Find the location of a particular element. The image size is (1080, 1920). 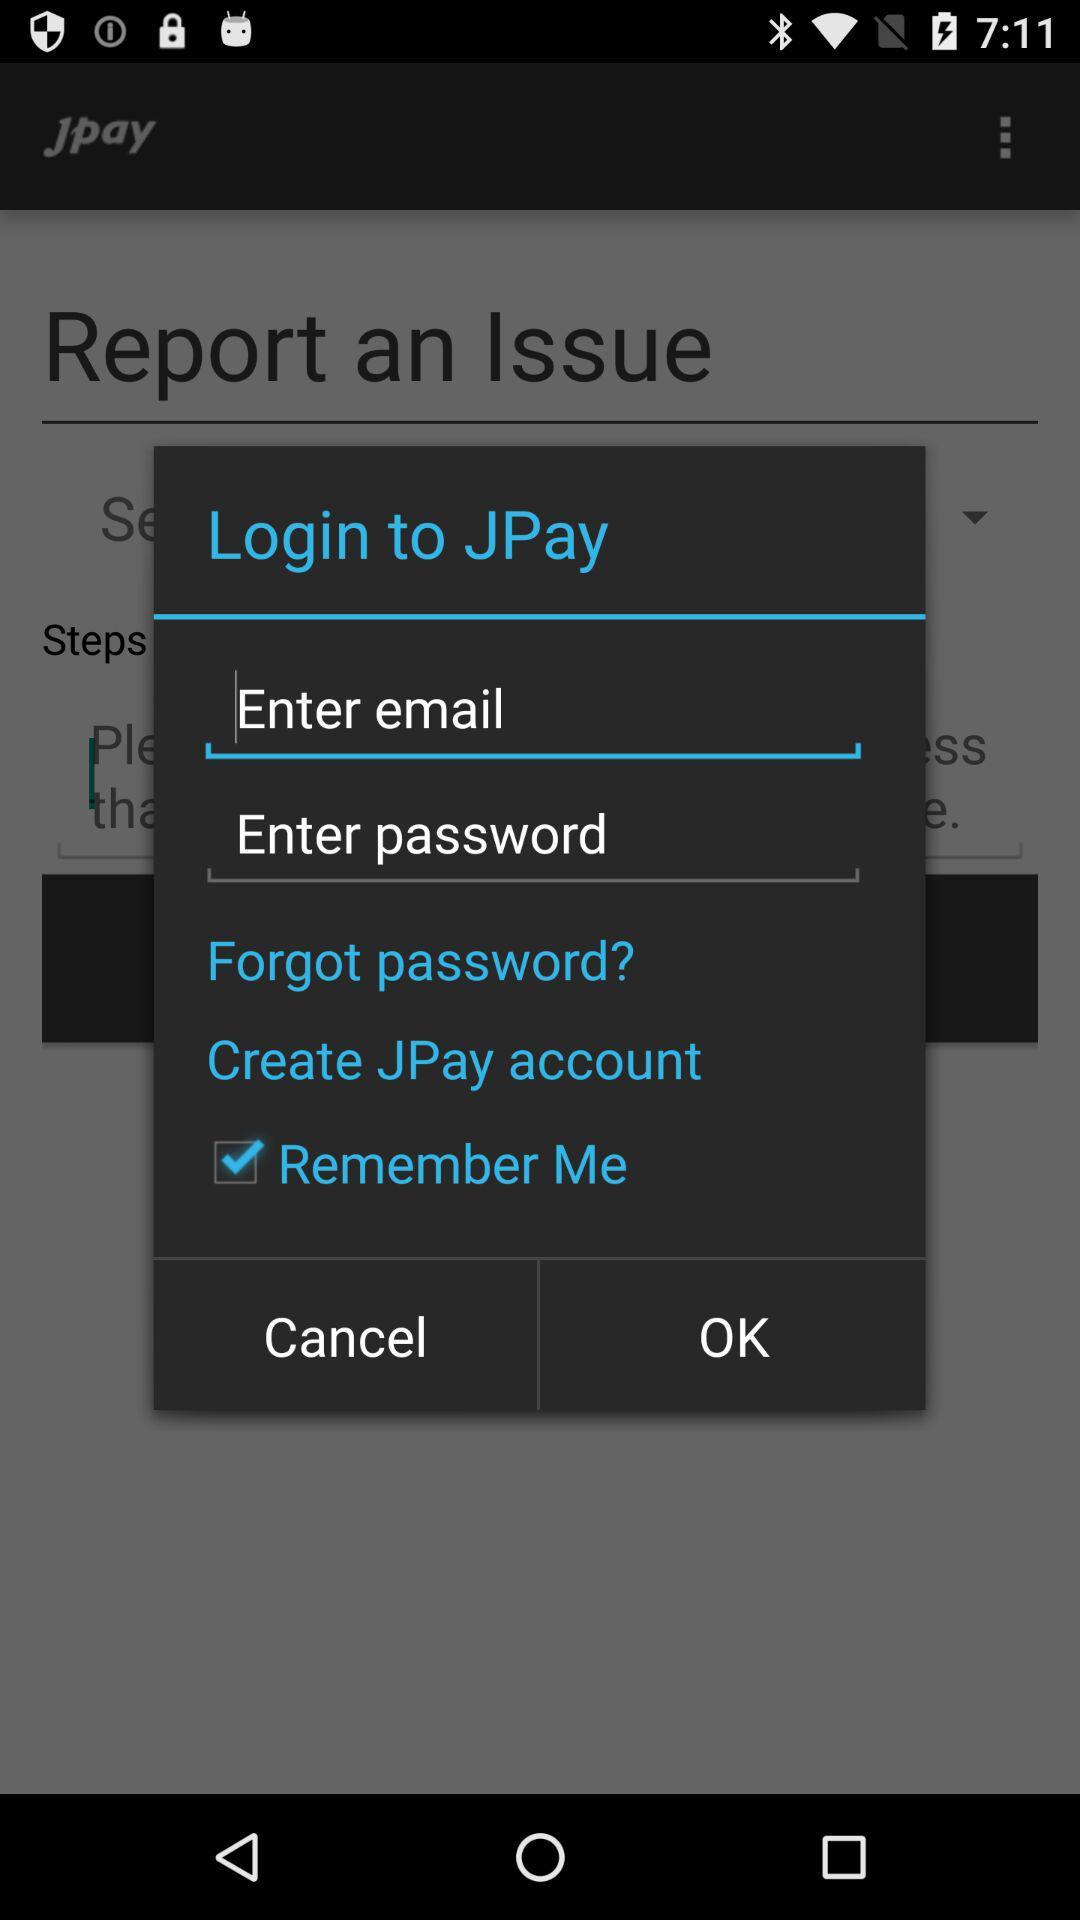

the remember me item is located at coordinates (409, 1162).